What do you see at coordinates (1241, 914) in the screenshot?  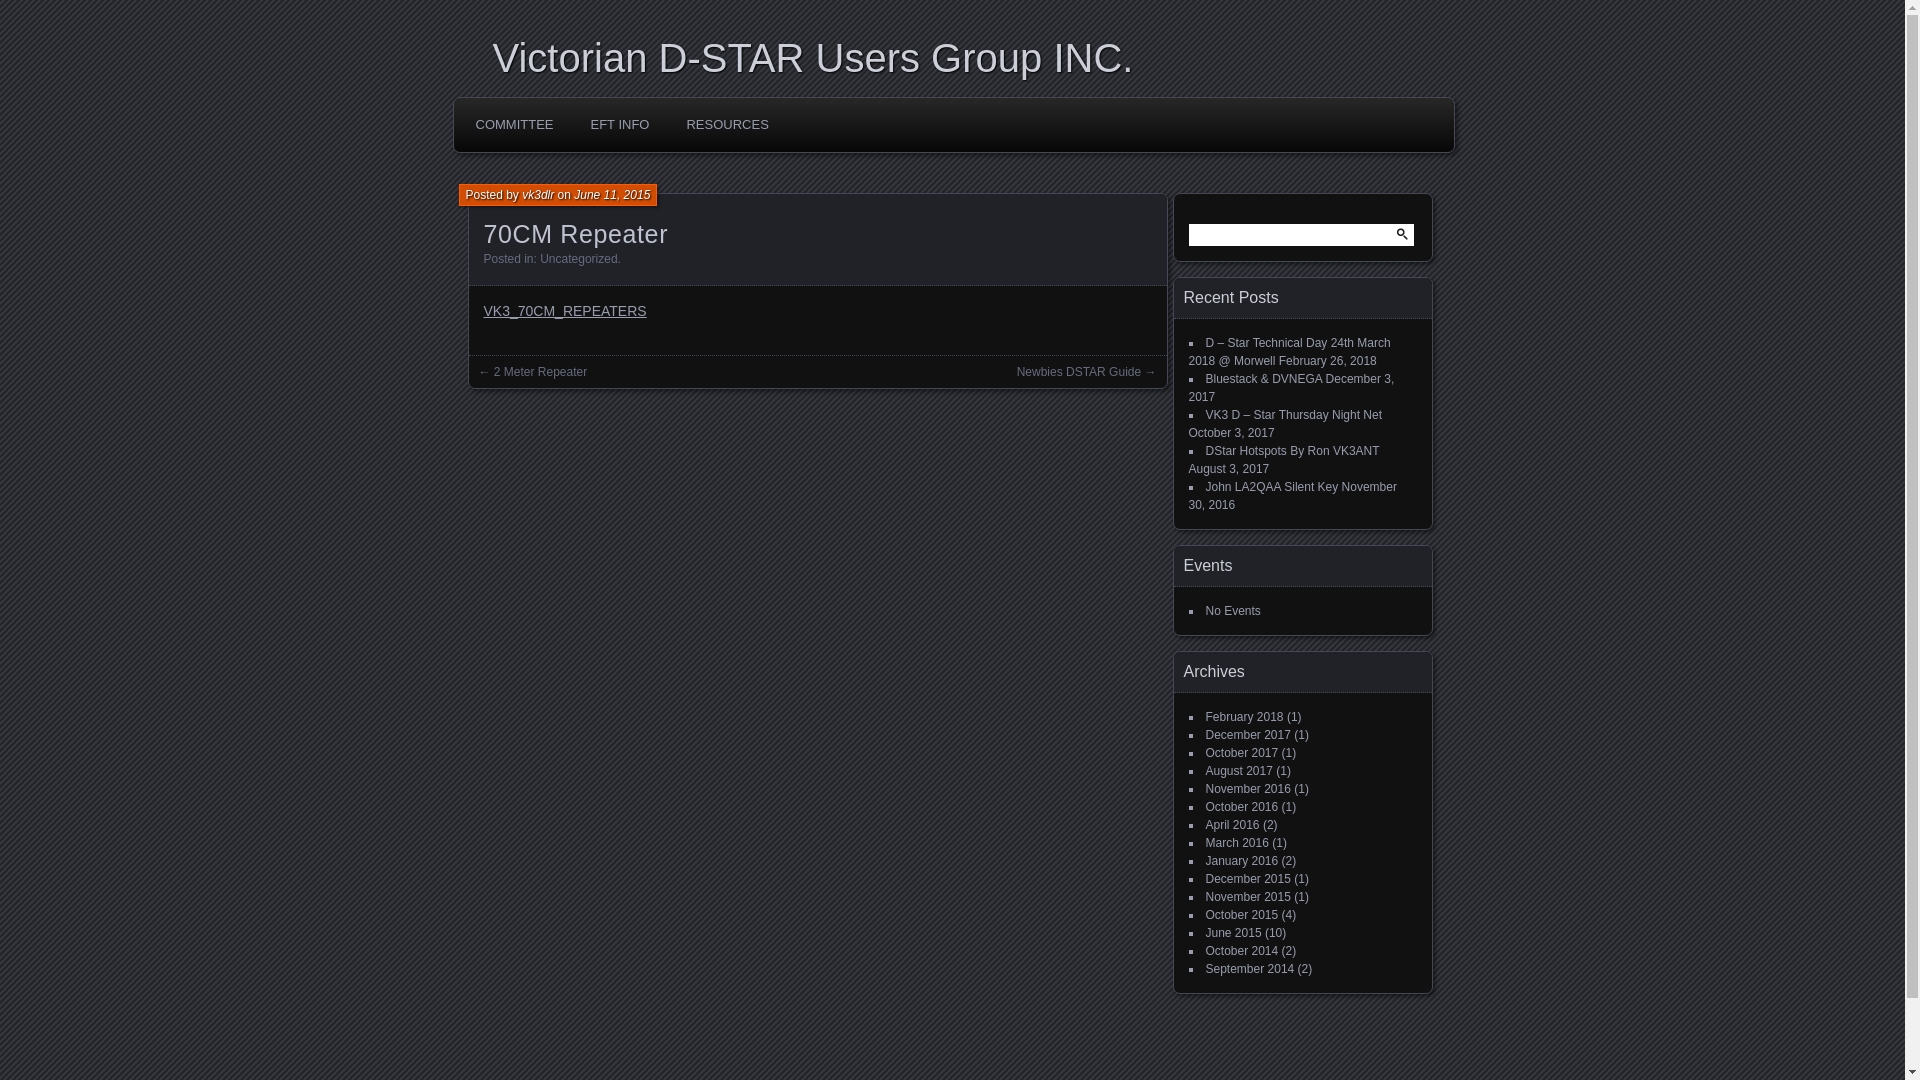 I see `'October 2015'` at bounding box center [1241, 914].